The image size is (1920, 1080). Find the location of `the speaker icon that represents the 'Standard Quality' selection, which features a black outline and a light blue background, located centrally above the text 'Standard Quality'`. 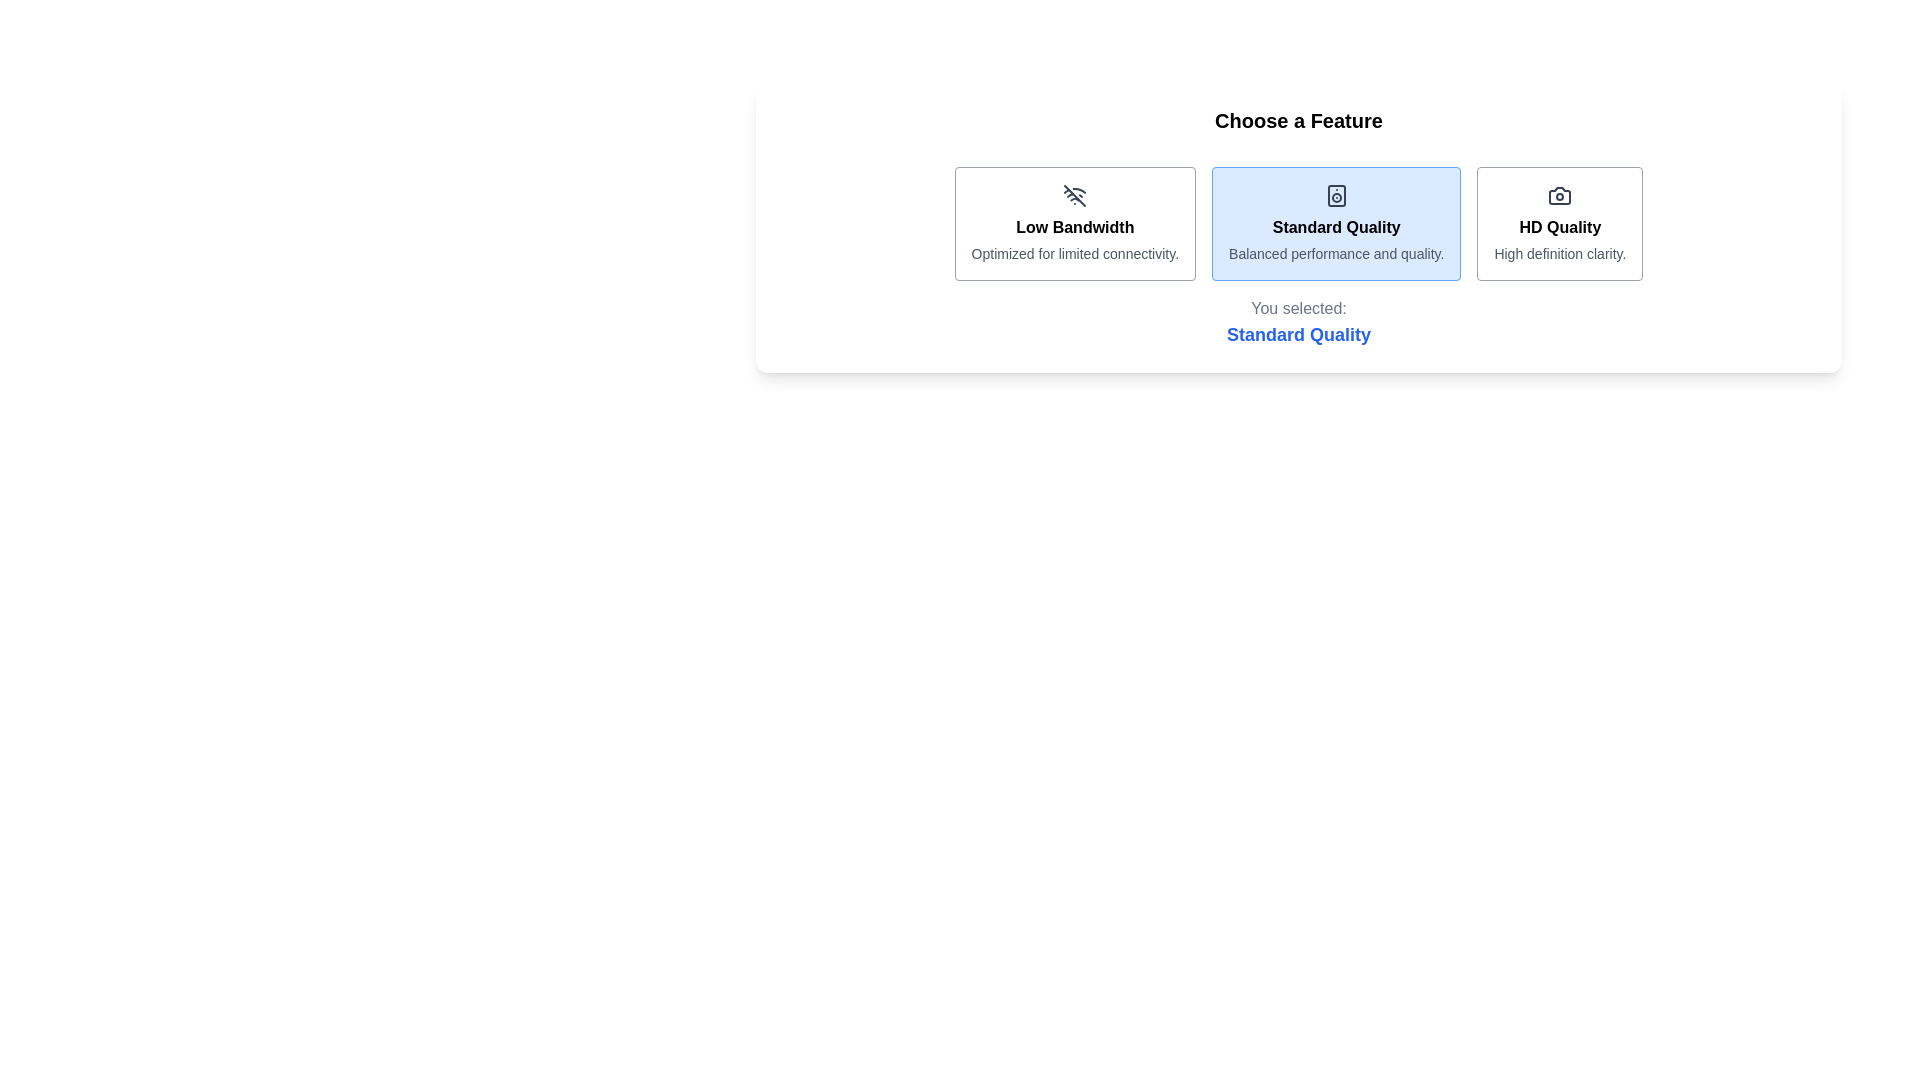

the speaker icon that represents the 'Standard Quality' selection, which features a black outline and a light blue background, located centrally above the text 'Standard Quality' is located at coordinates (1336, 196).